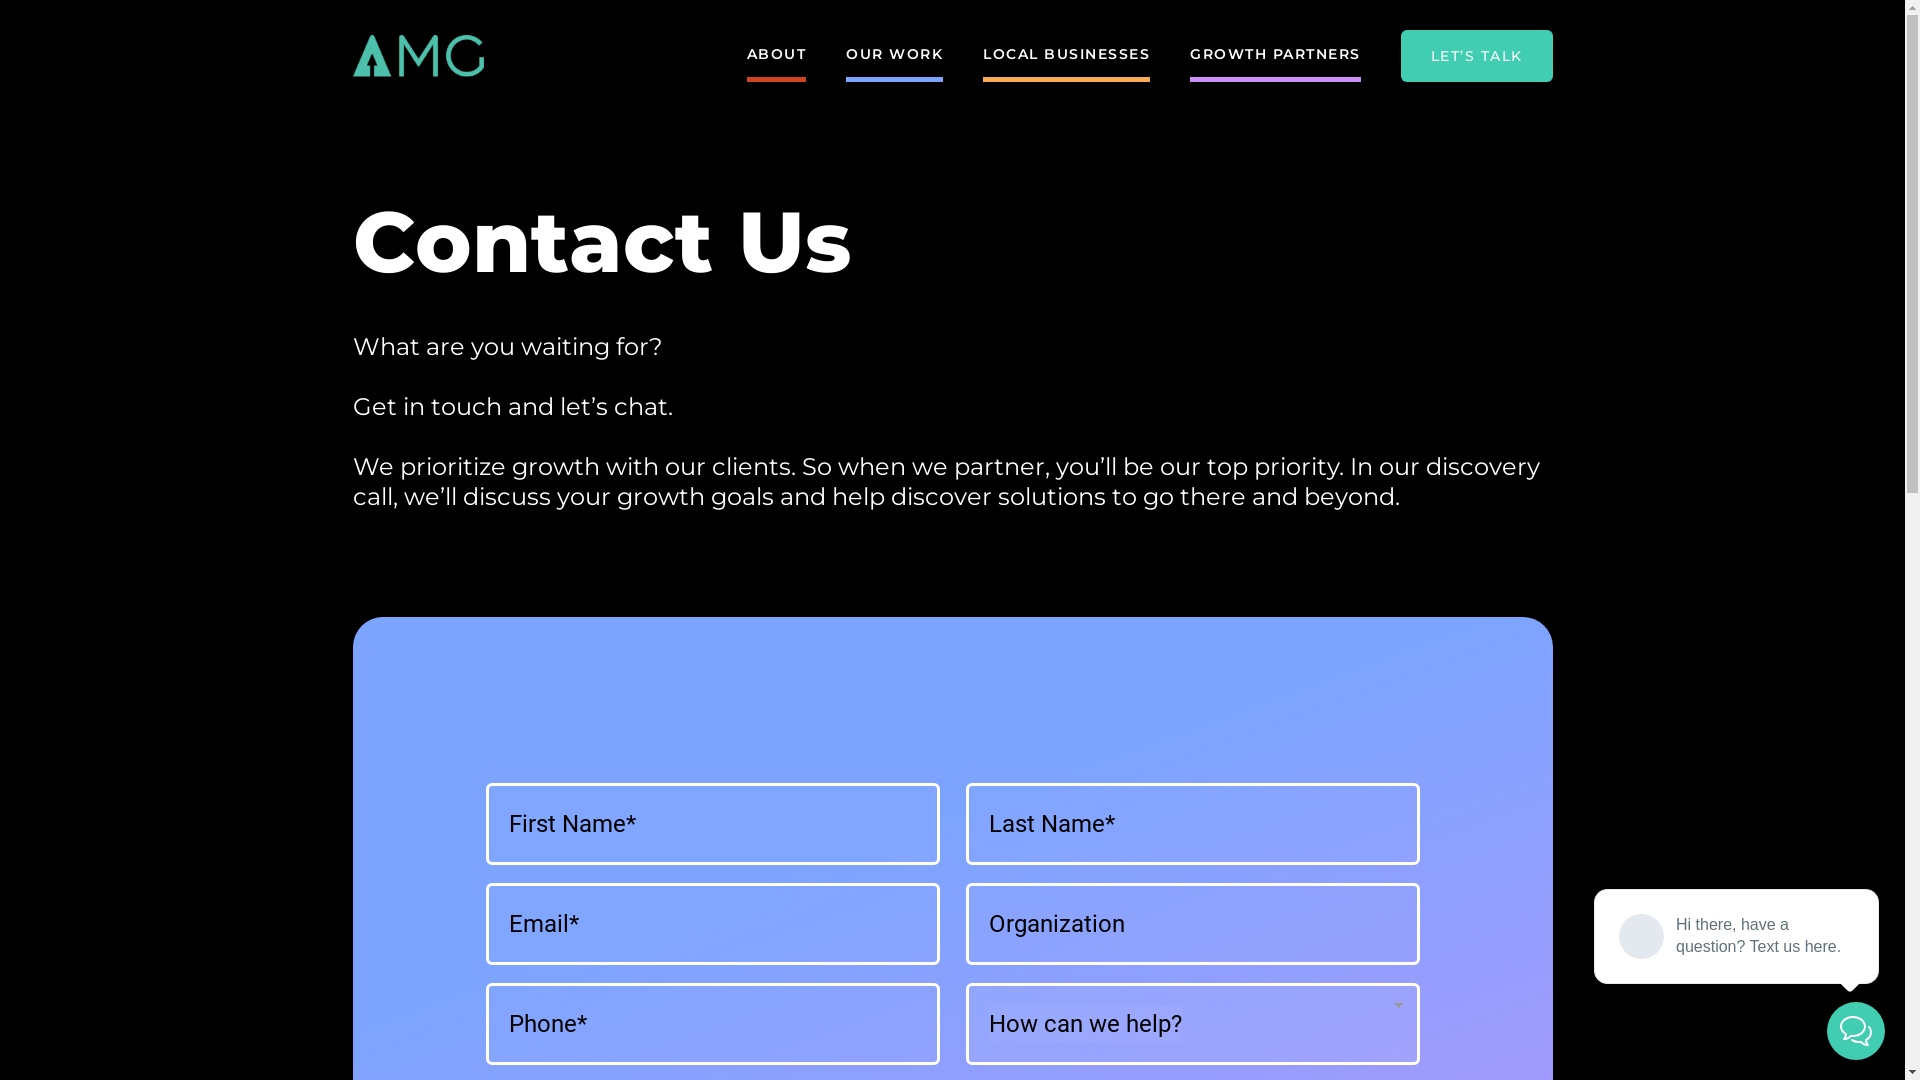  I want to click on 'OUR WORK', so click(845, 55).